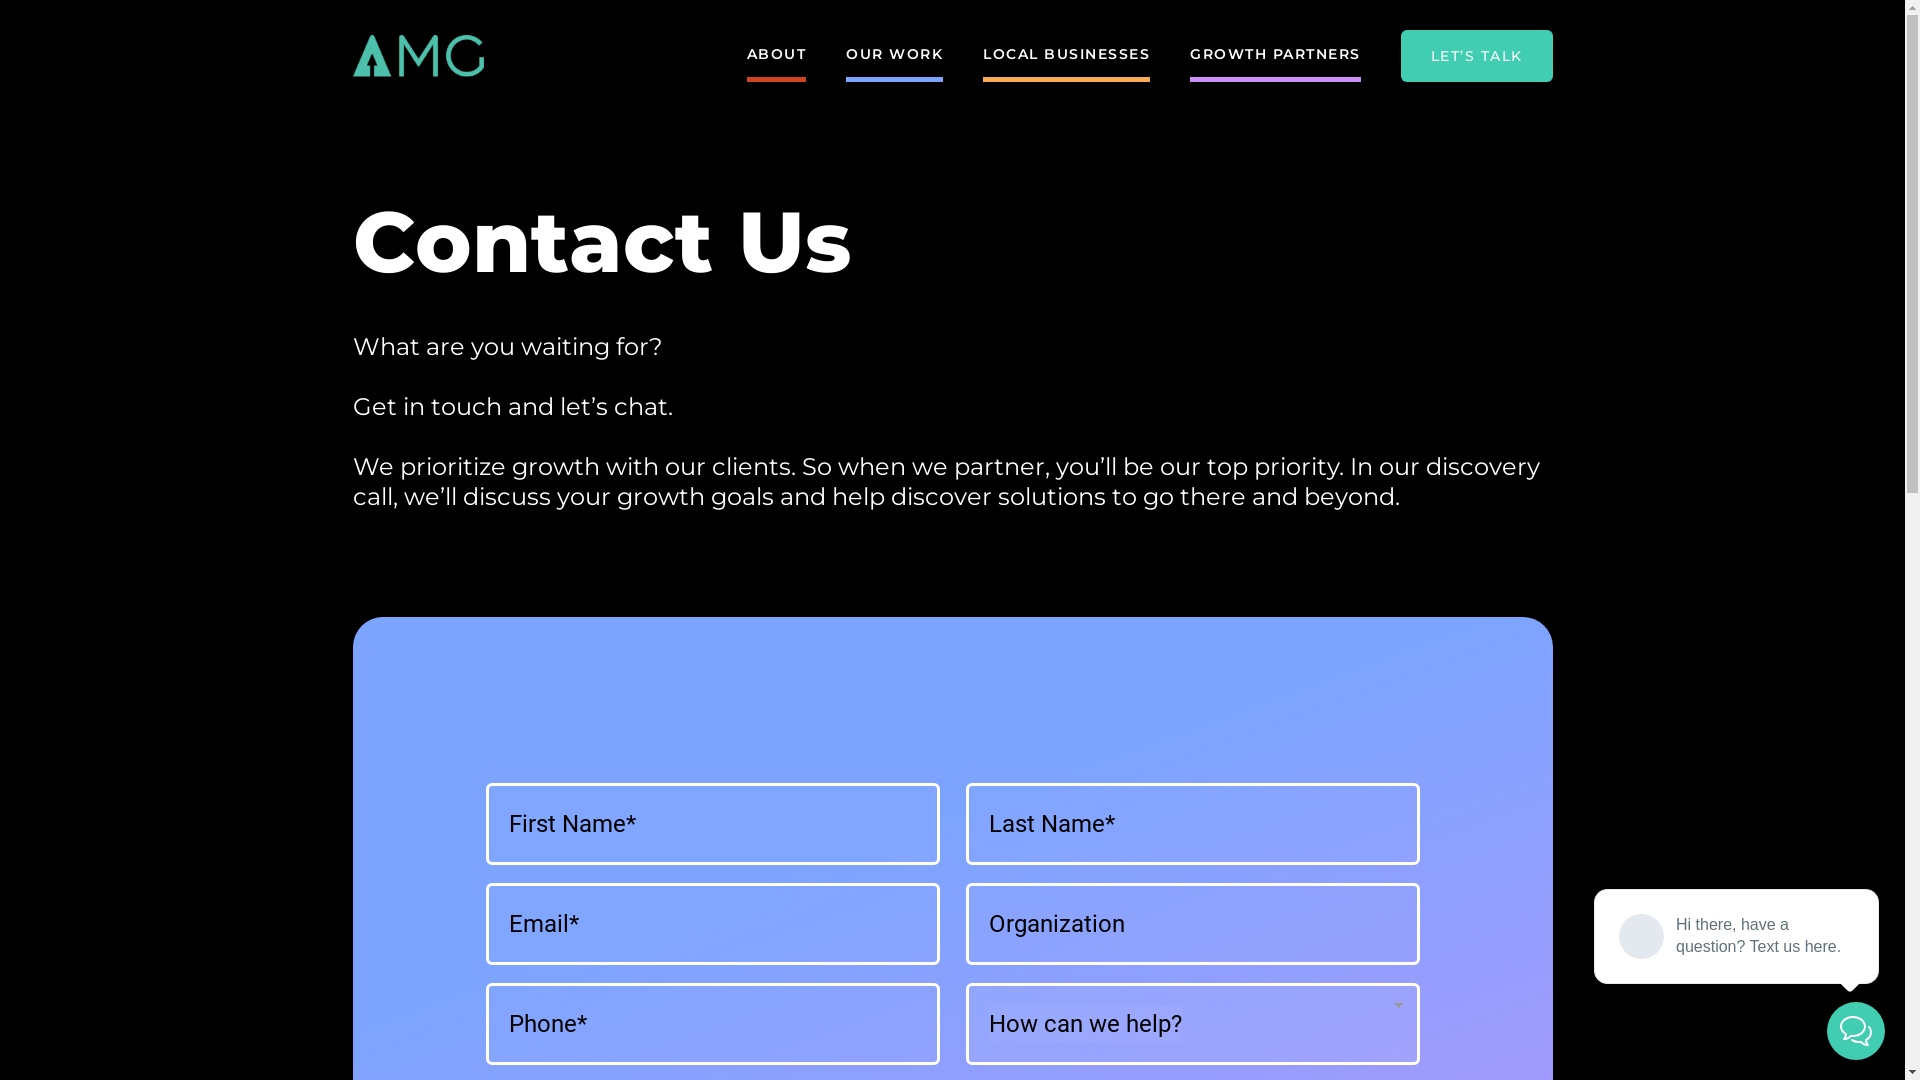  I want to click on 'OUR WORK', so click(845, 55).